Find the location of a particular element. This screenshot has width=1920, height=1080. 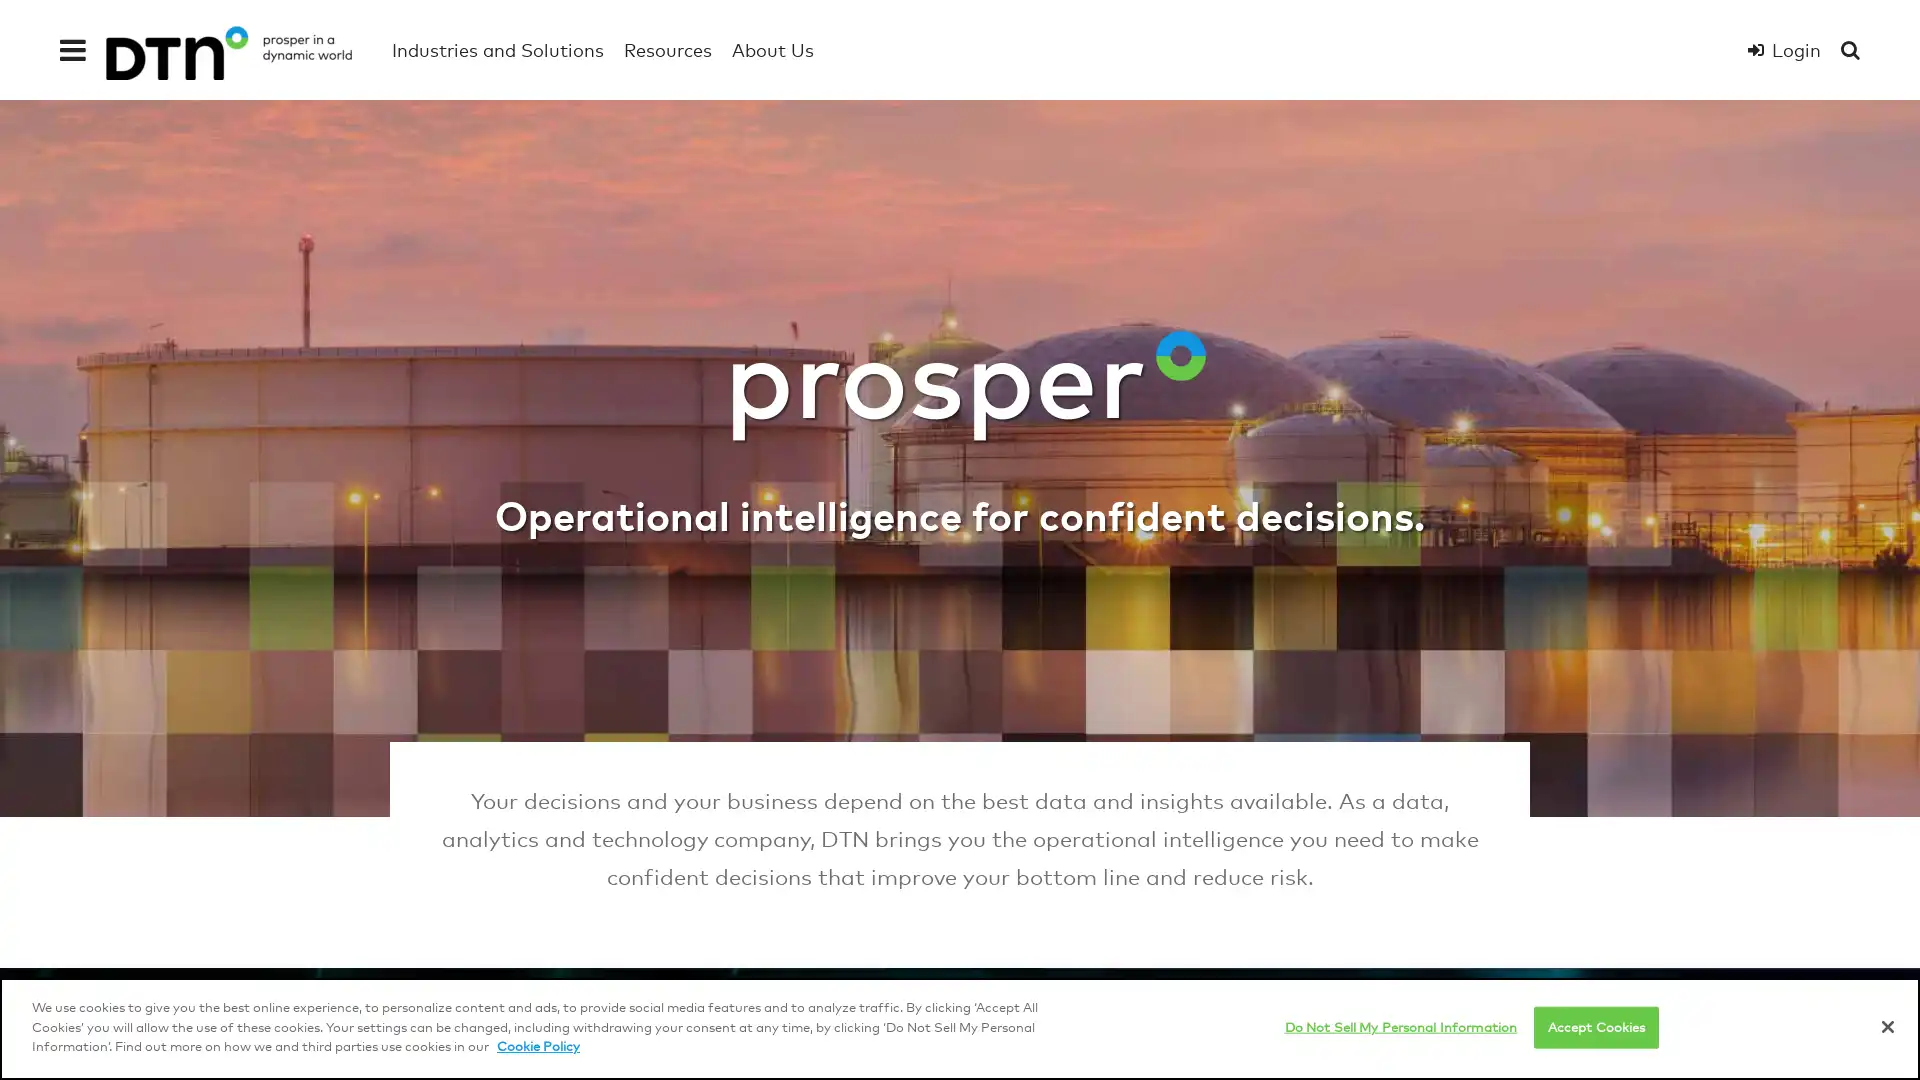

Accept Cookies is located at coordinates (1595, 1026).